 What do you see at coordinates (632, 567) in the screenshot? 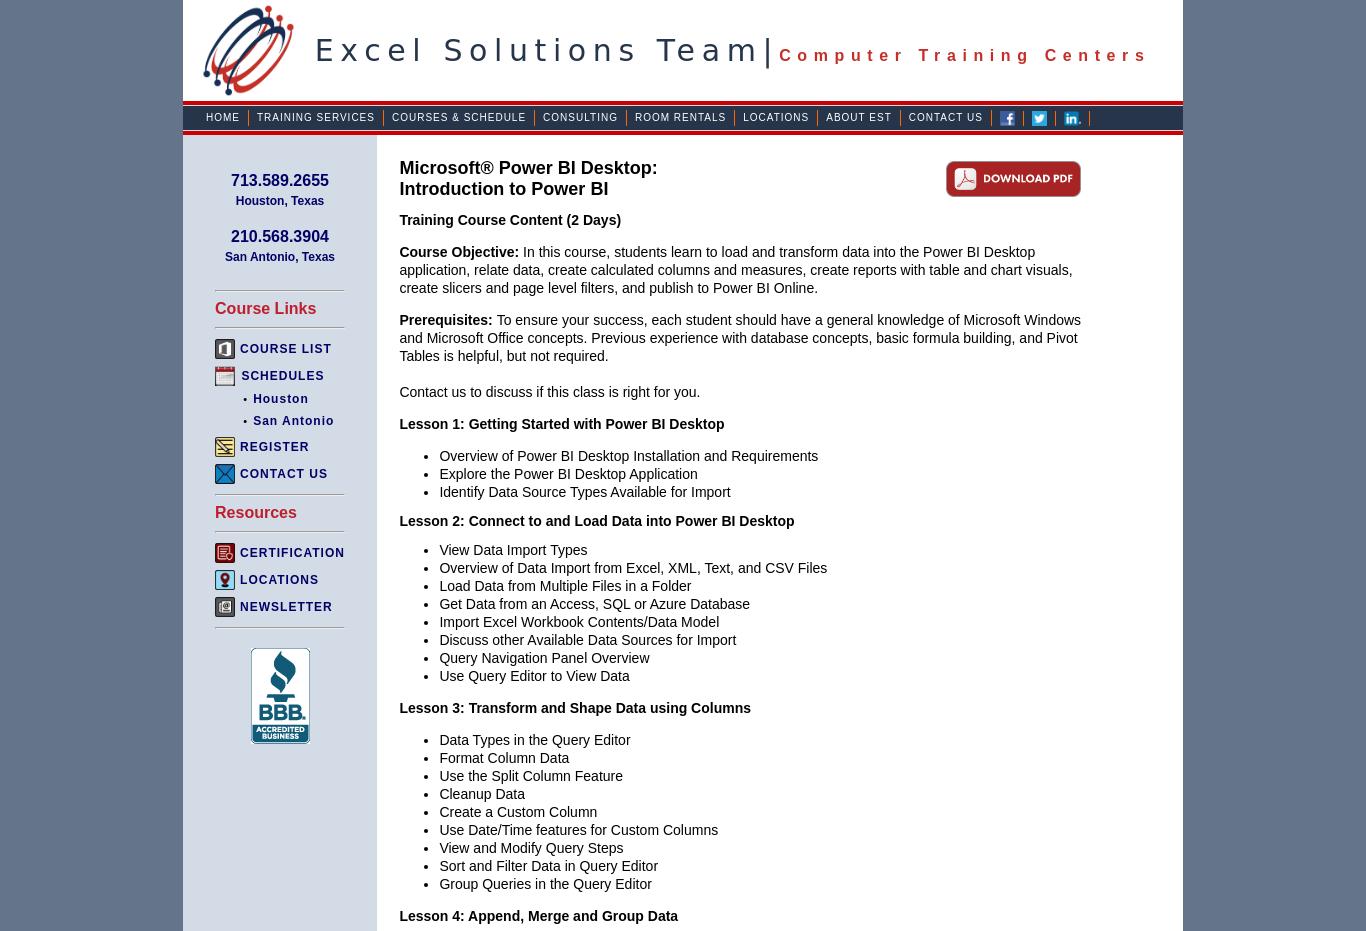
I see `'Overview of Data Import from Excel, XML, Text, and CSV Files'` at bounding box center [632, 567].